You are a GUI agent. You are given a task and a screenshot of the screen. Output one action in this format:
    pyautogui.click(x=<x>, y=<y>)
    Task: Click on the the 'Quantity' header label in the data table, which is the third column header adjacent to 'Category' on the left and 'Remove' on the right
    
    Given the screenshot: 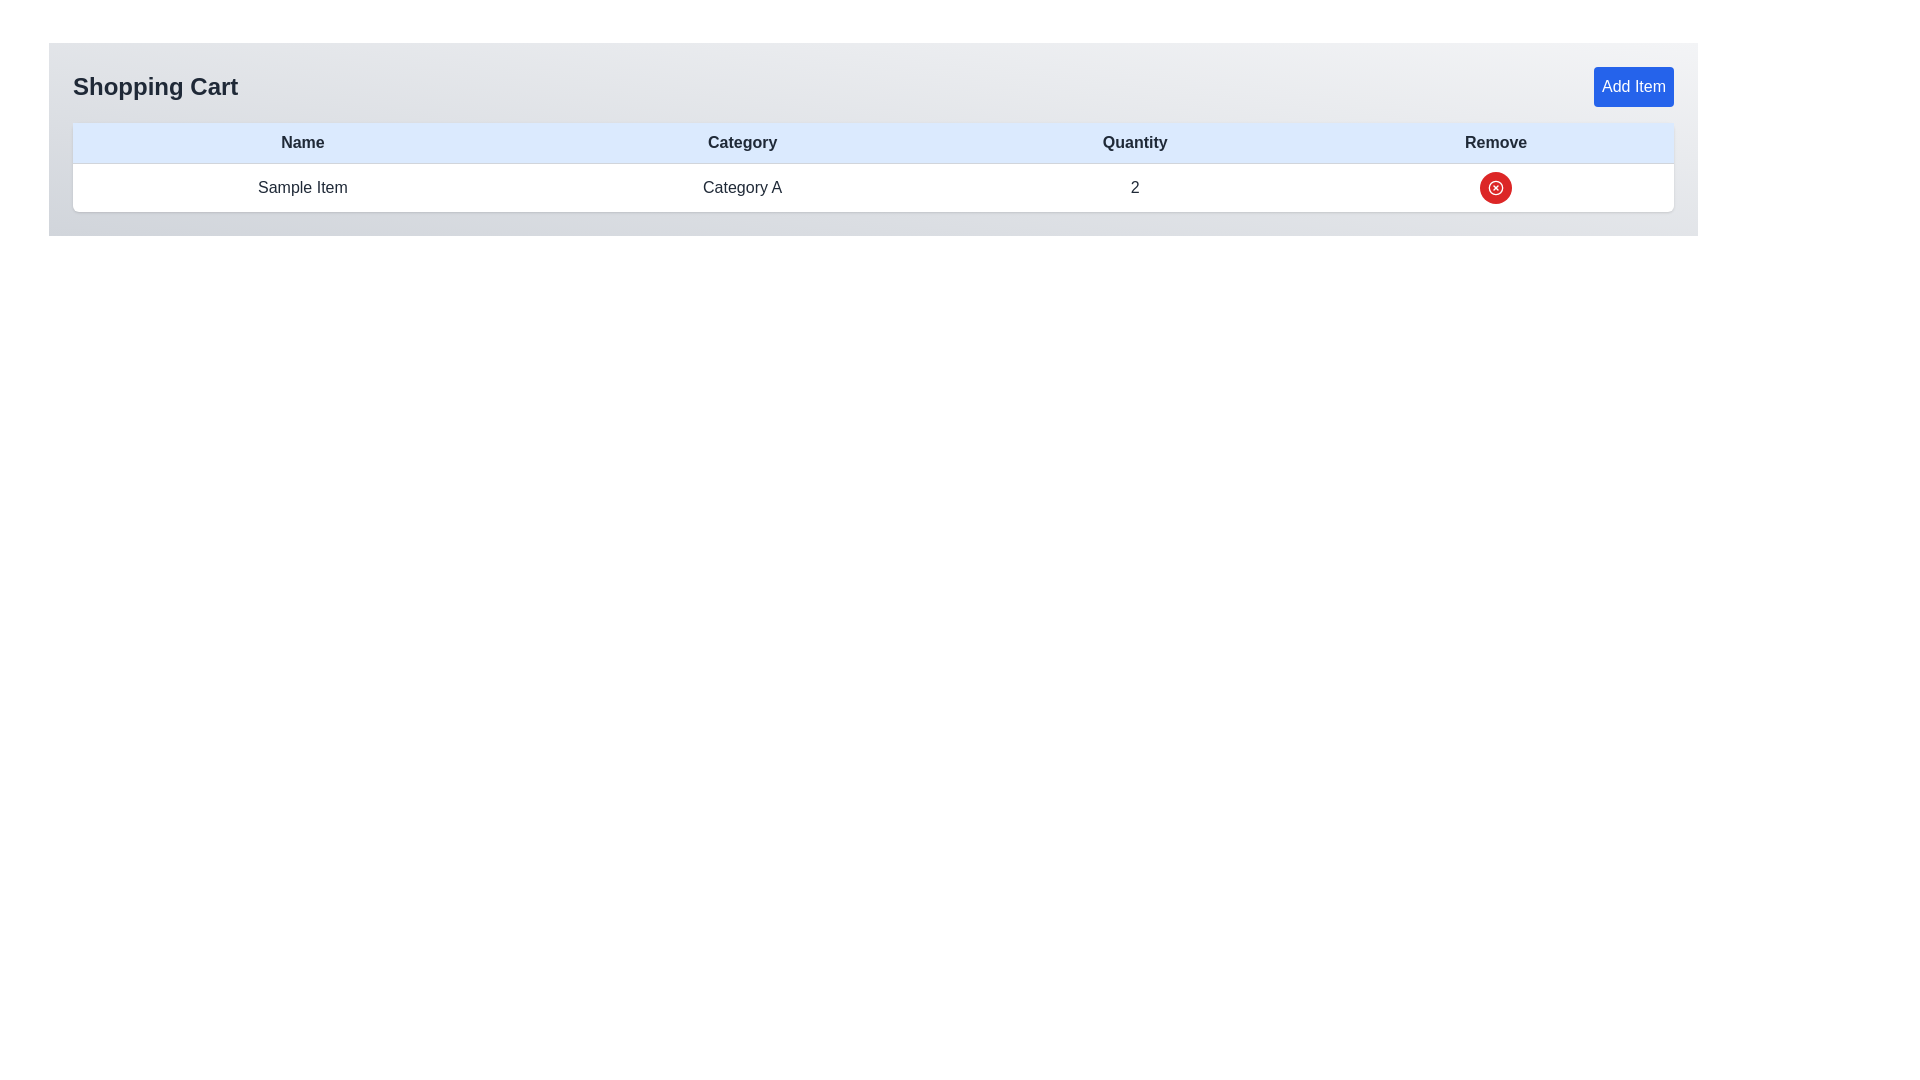 What is the action you would take?
    pyautogui.click(x=1135, y=142)
    